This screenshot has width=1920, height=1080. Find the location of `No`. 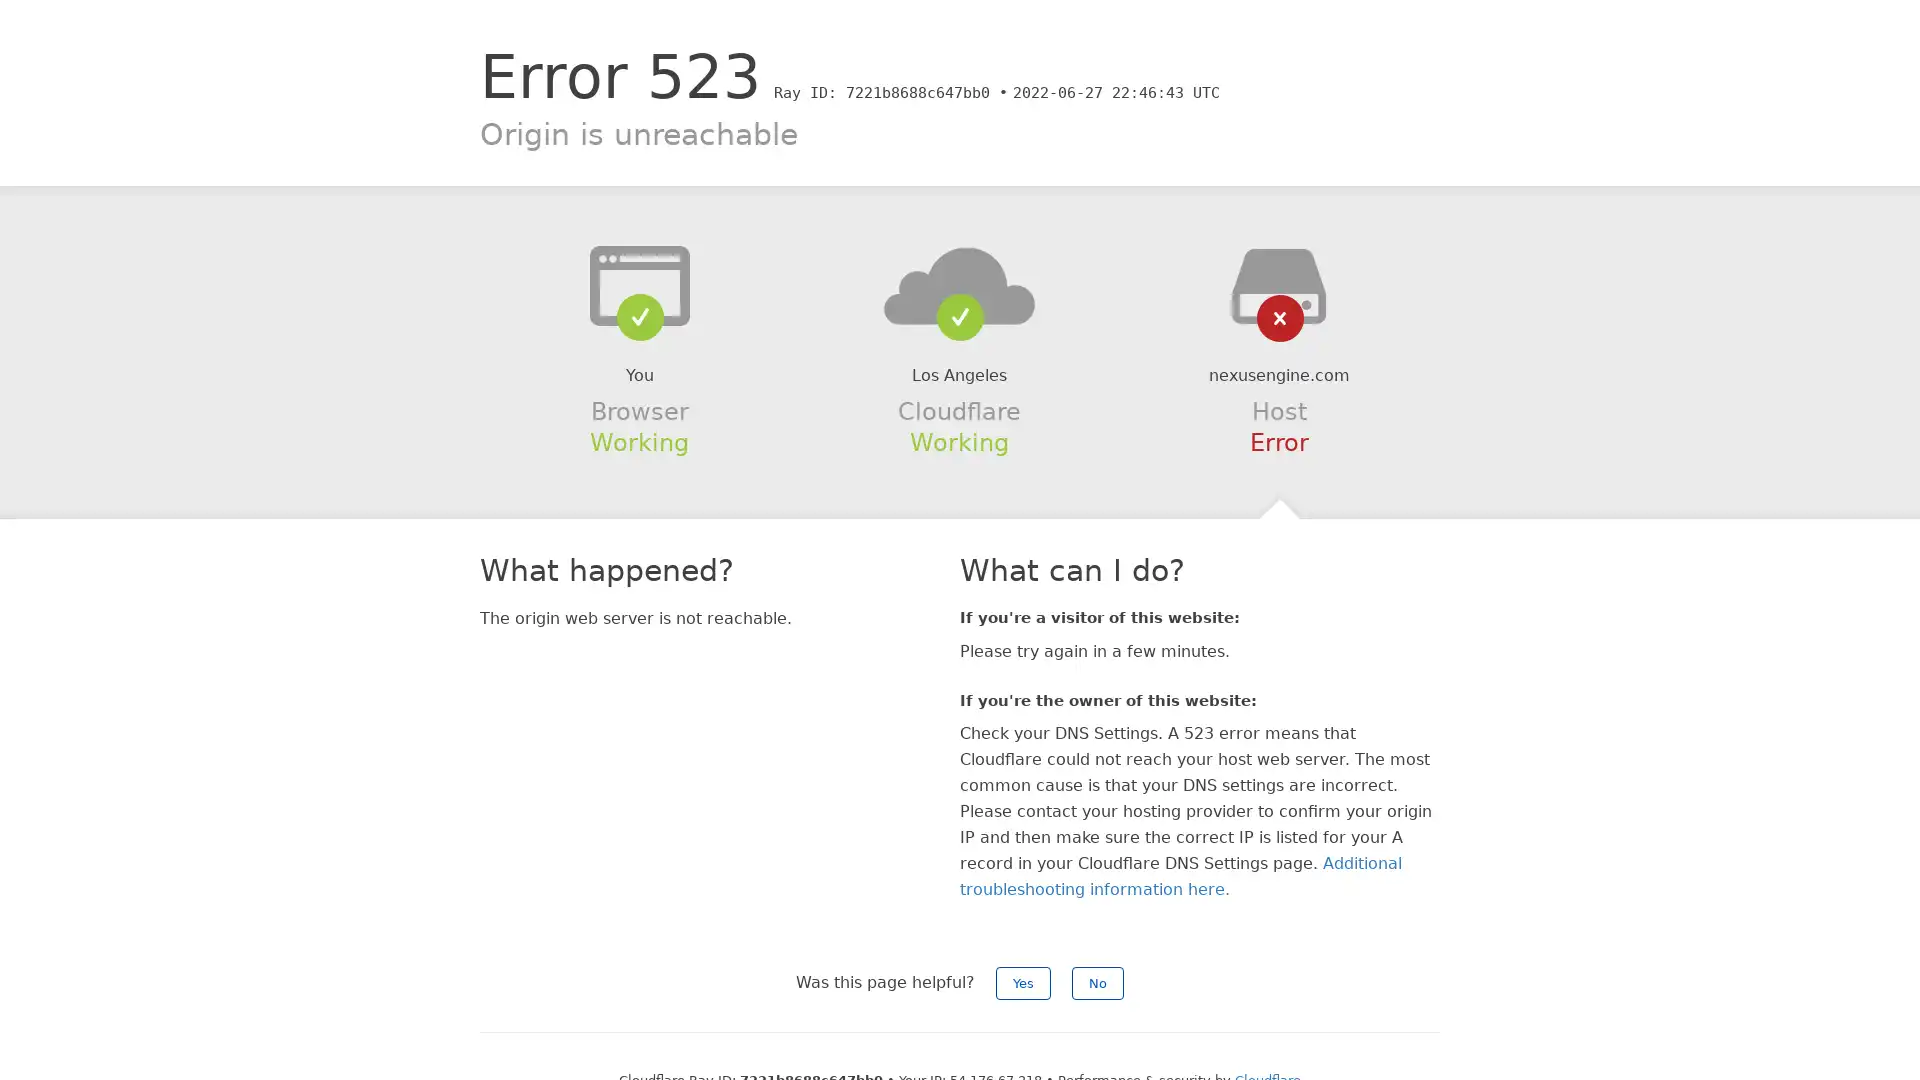

No is located at coordinates (1097, 982).